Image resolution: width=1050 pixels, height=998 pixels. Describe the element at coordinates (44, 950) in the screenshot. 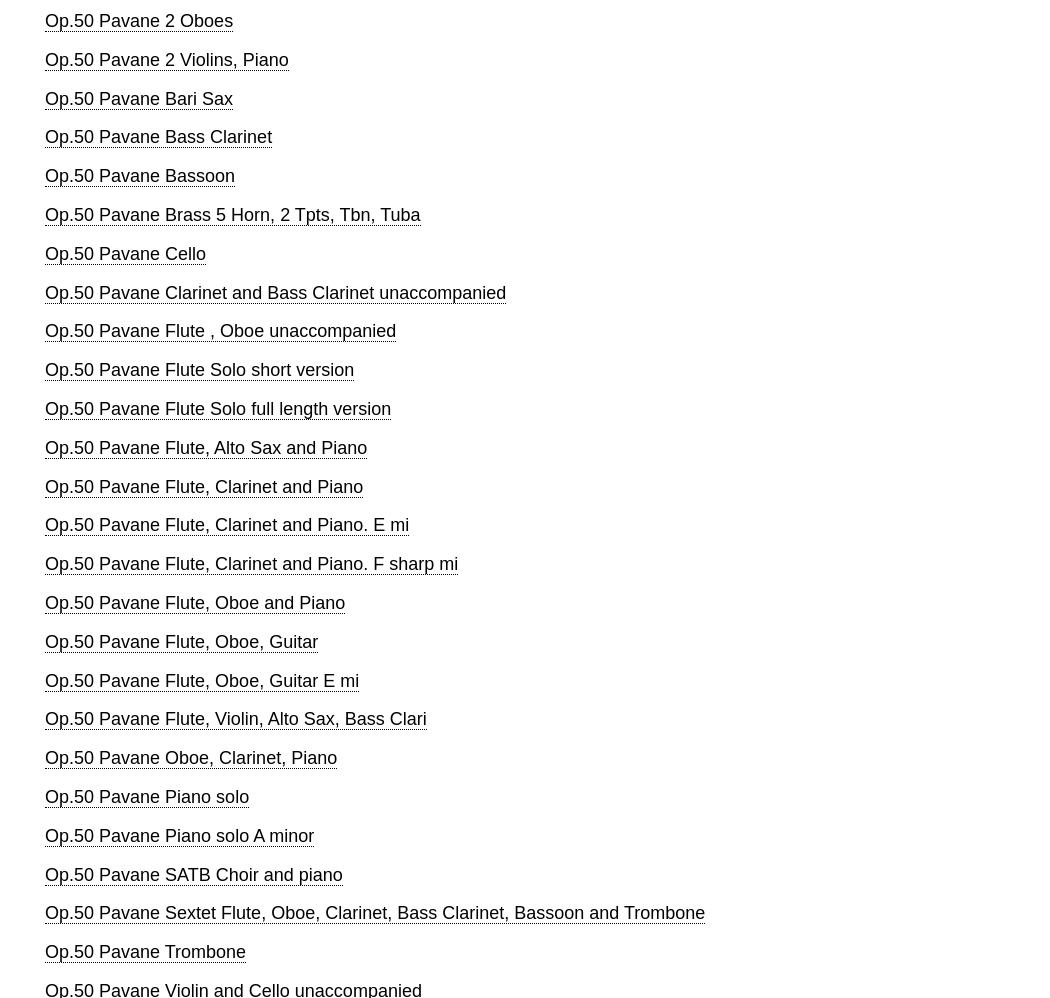

I see `'Op.50  Pavane  Trombone'` at that location.